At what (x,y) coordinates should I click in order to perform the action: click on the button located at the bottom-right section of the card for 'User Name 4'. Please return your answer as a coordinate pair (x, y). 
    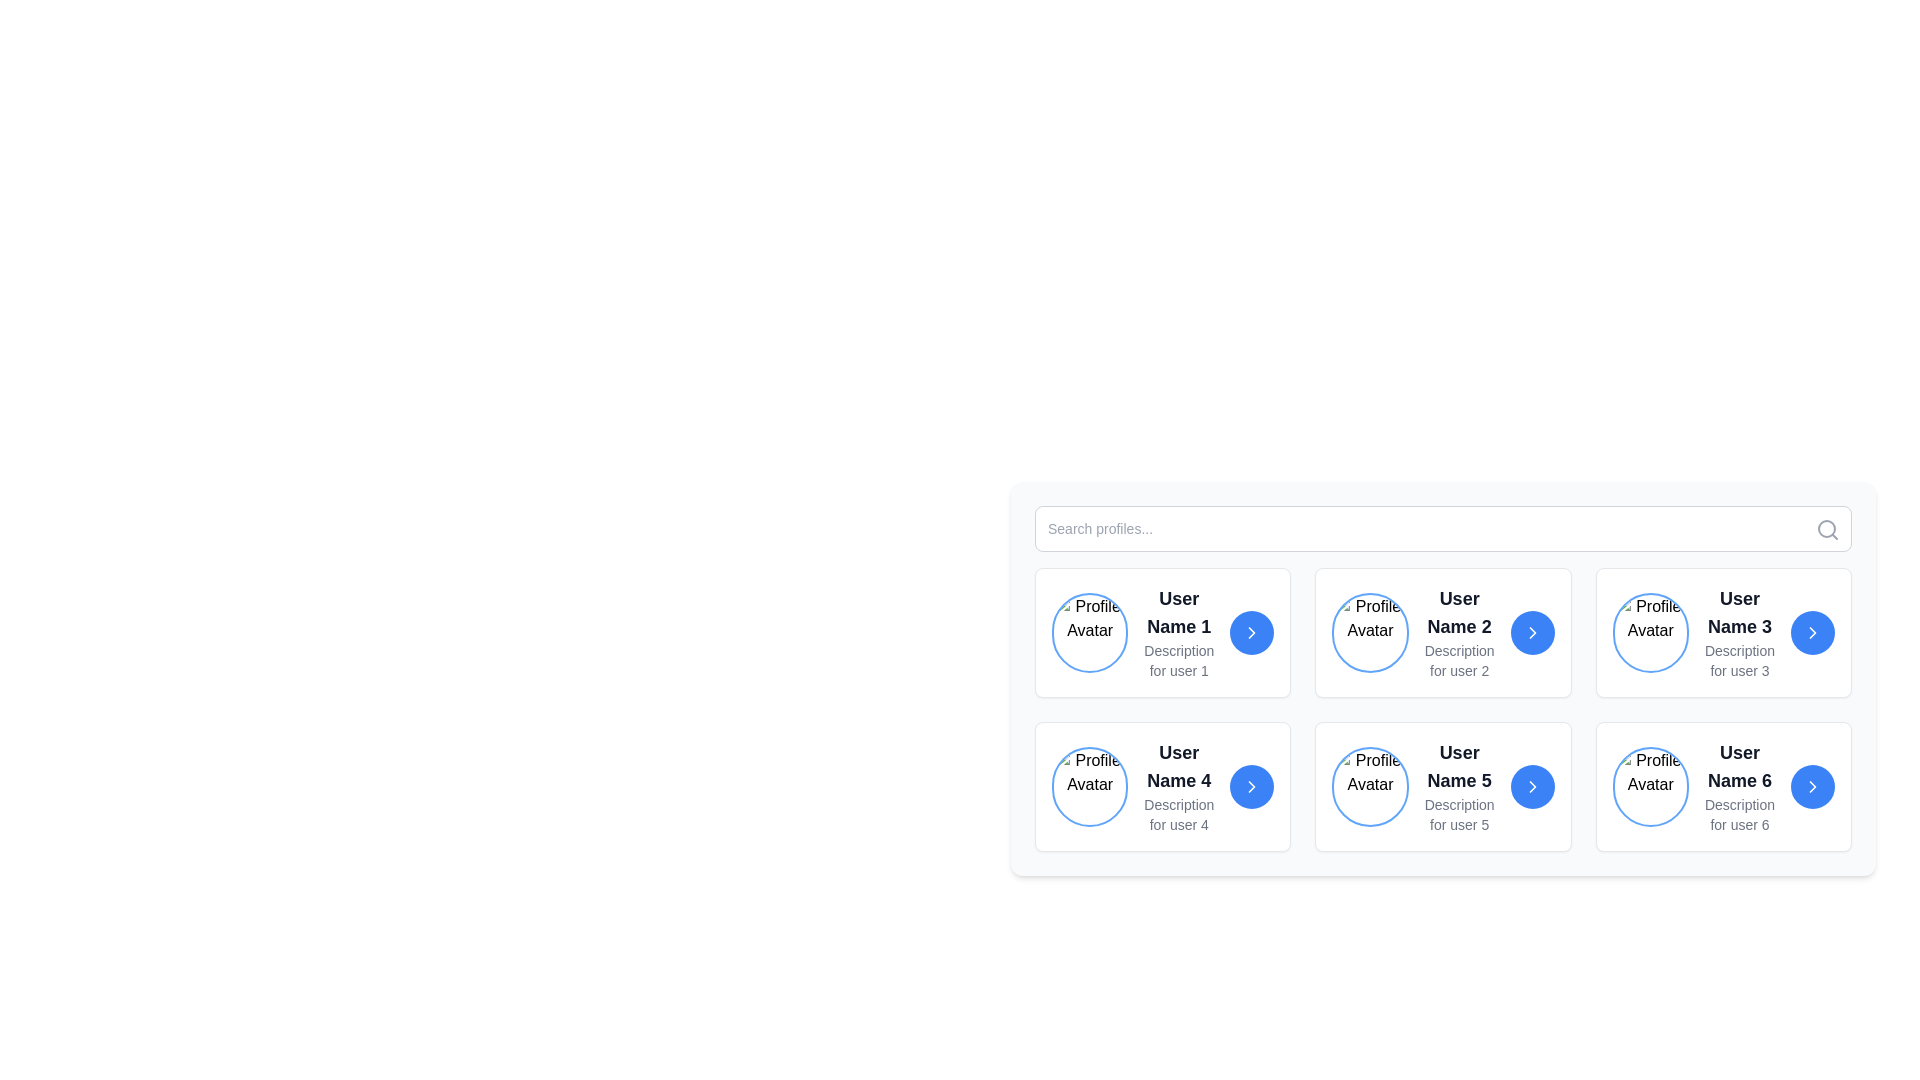
    Looking at the image, I should click on (1251, 785).